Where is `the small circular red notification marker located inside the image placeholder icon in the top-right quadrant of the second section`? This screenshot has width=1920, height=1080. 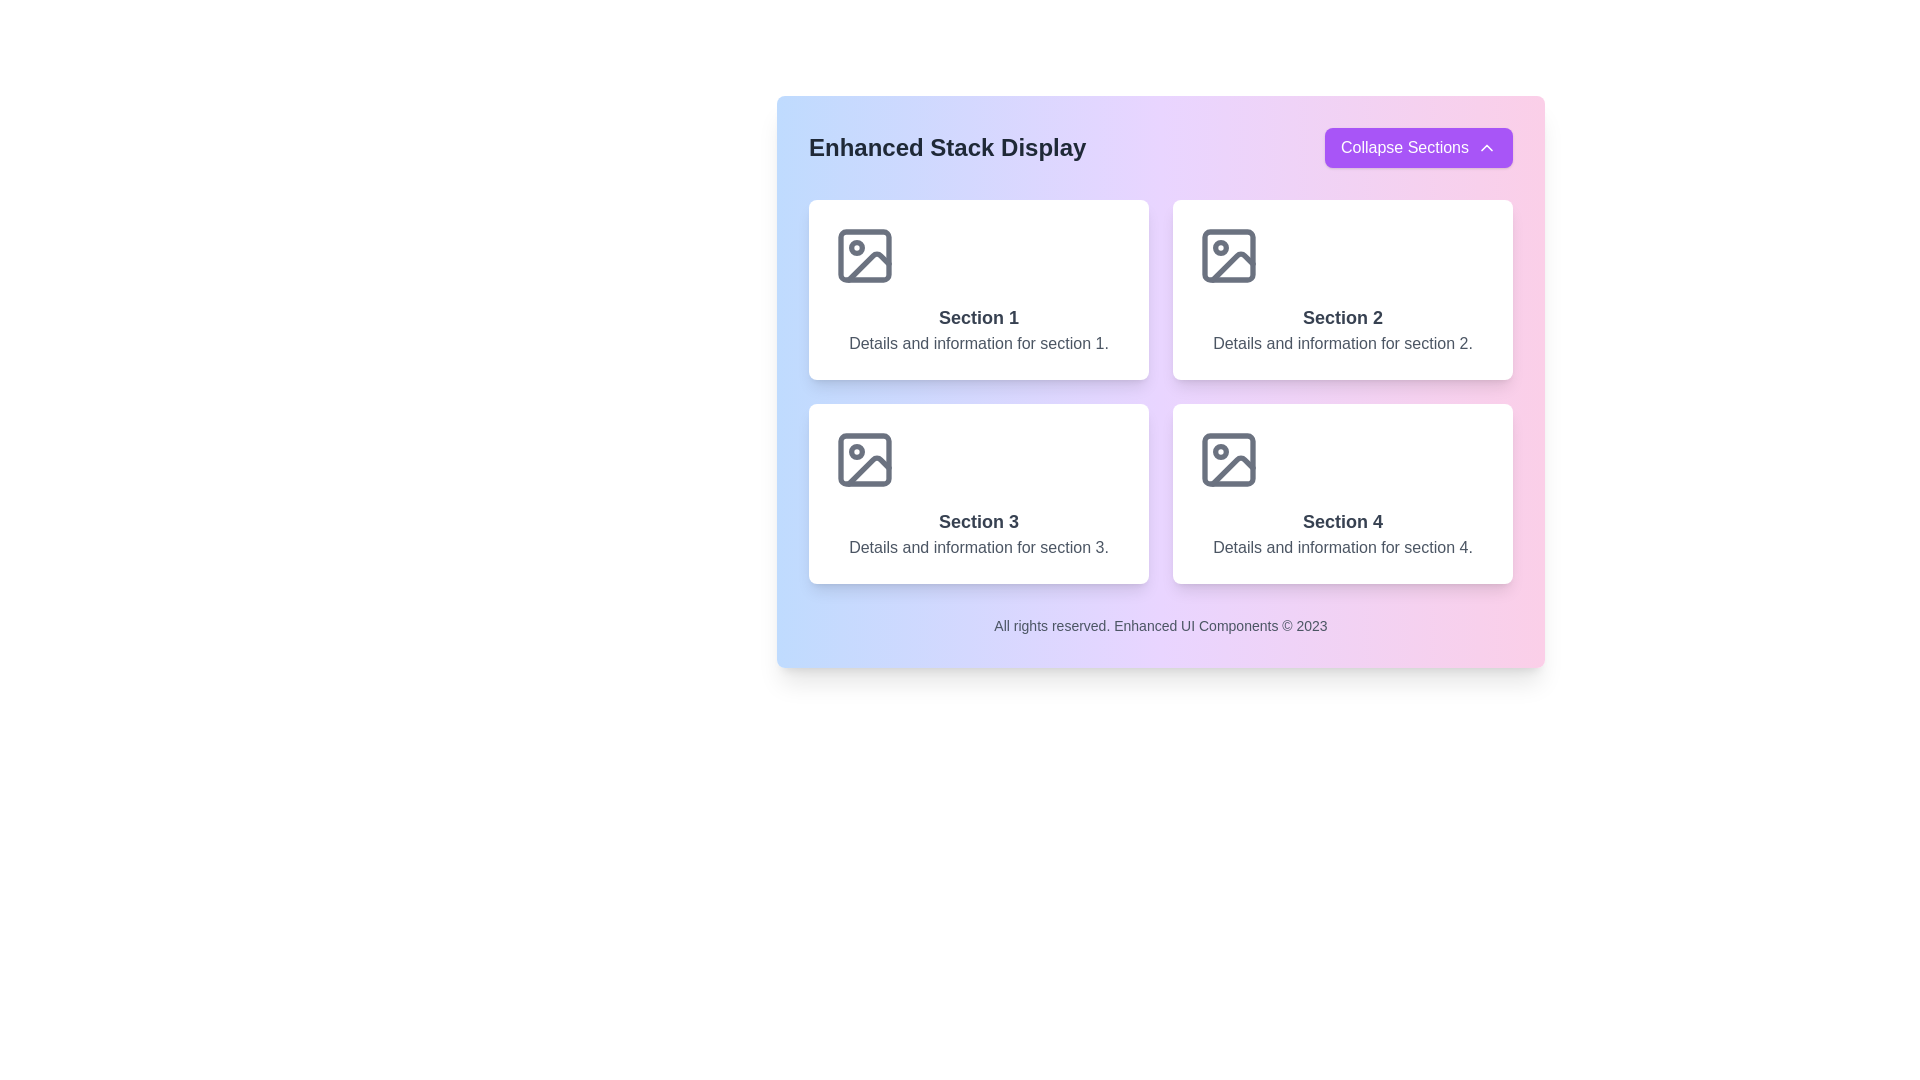 the small circular red notification marker located inside the image placeholder icon in the top-right quadrant of the second section is located at coordinates (1219, 246).